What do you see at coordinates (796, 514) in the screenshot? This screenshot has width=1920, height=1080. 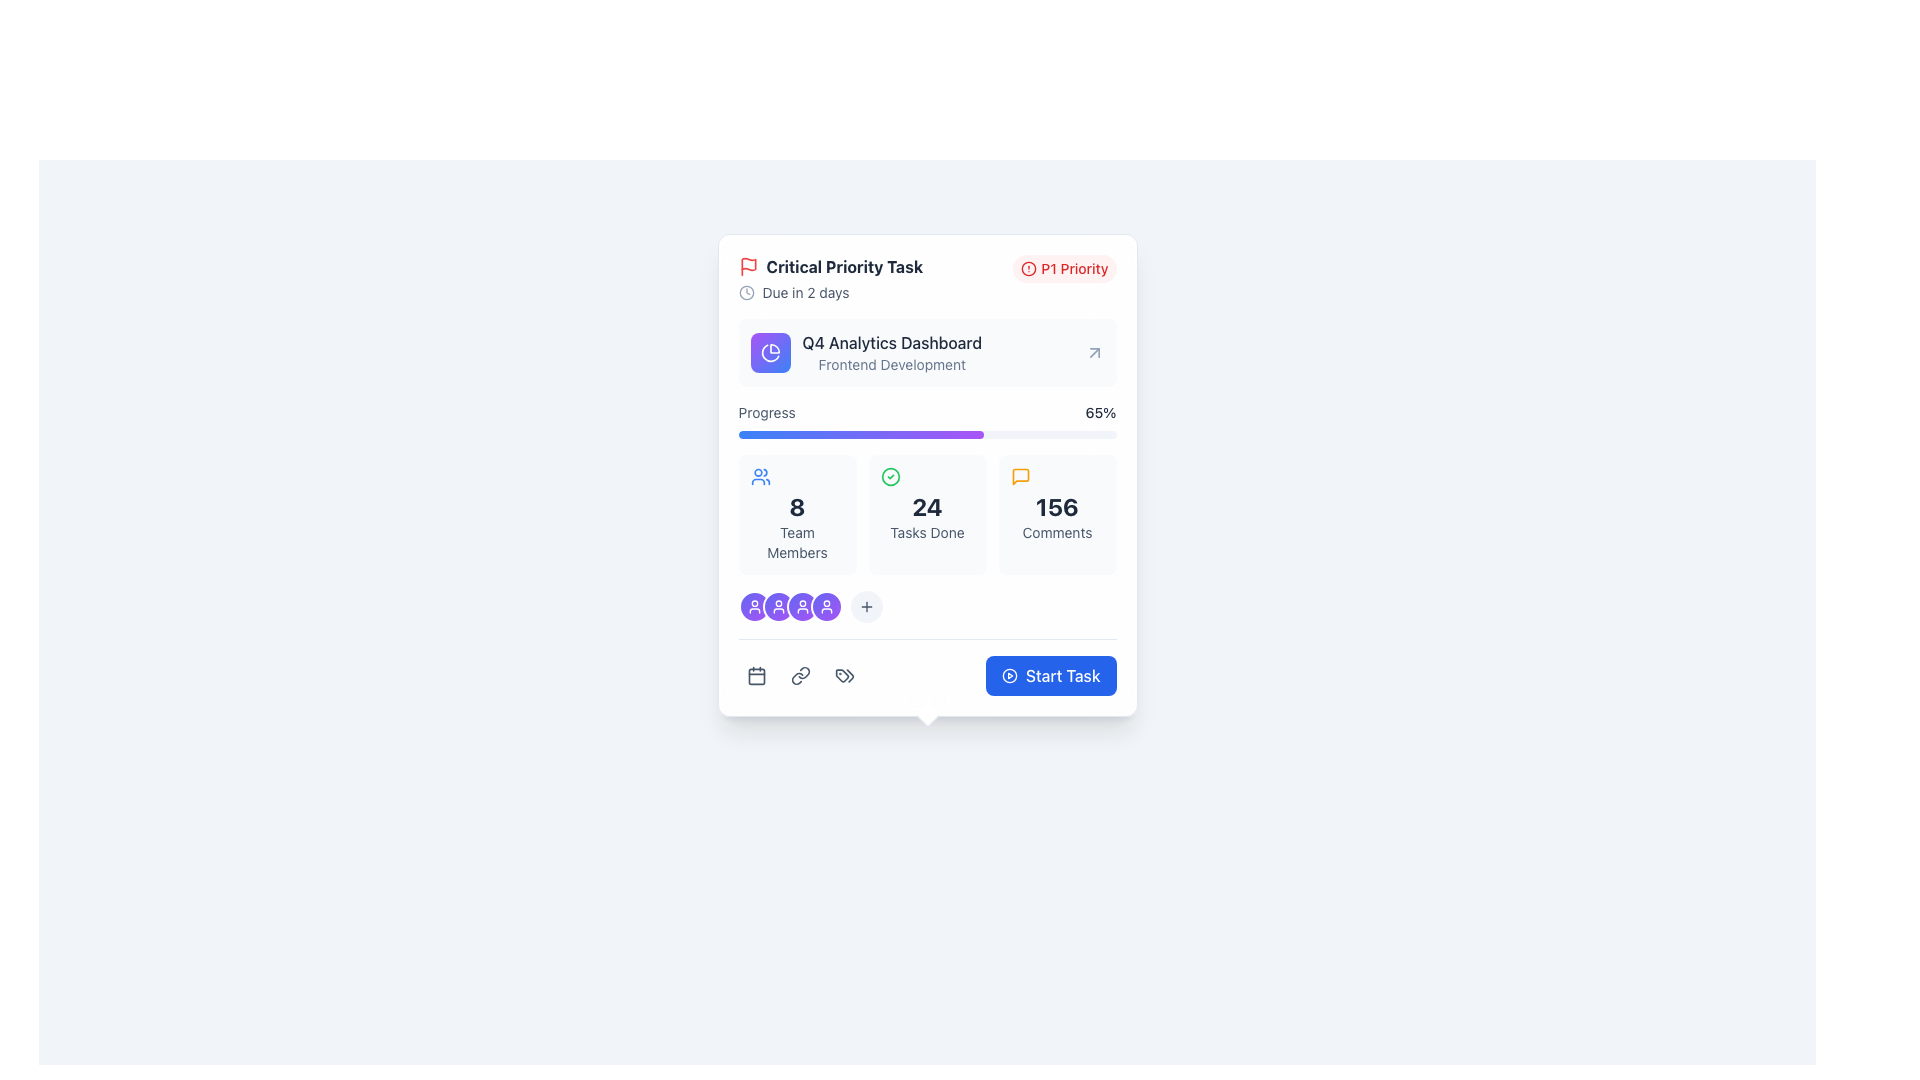 I see `displayed information from the Info card showing '8 Team Members' with a user icon above it, located in the top-left corner of the grid` at bounding box center [796, 514].